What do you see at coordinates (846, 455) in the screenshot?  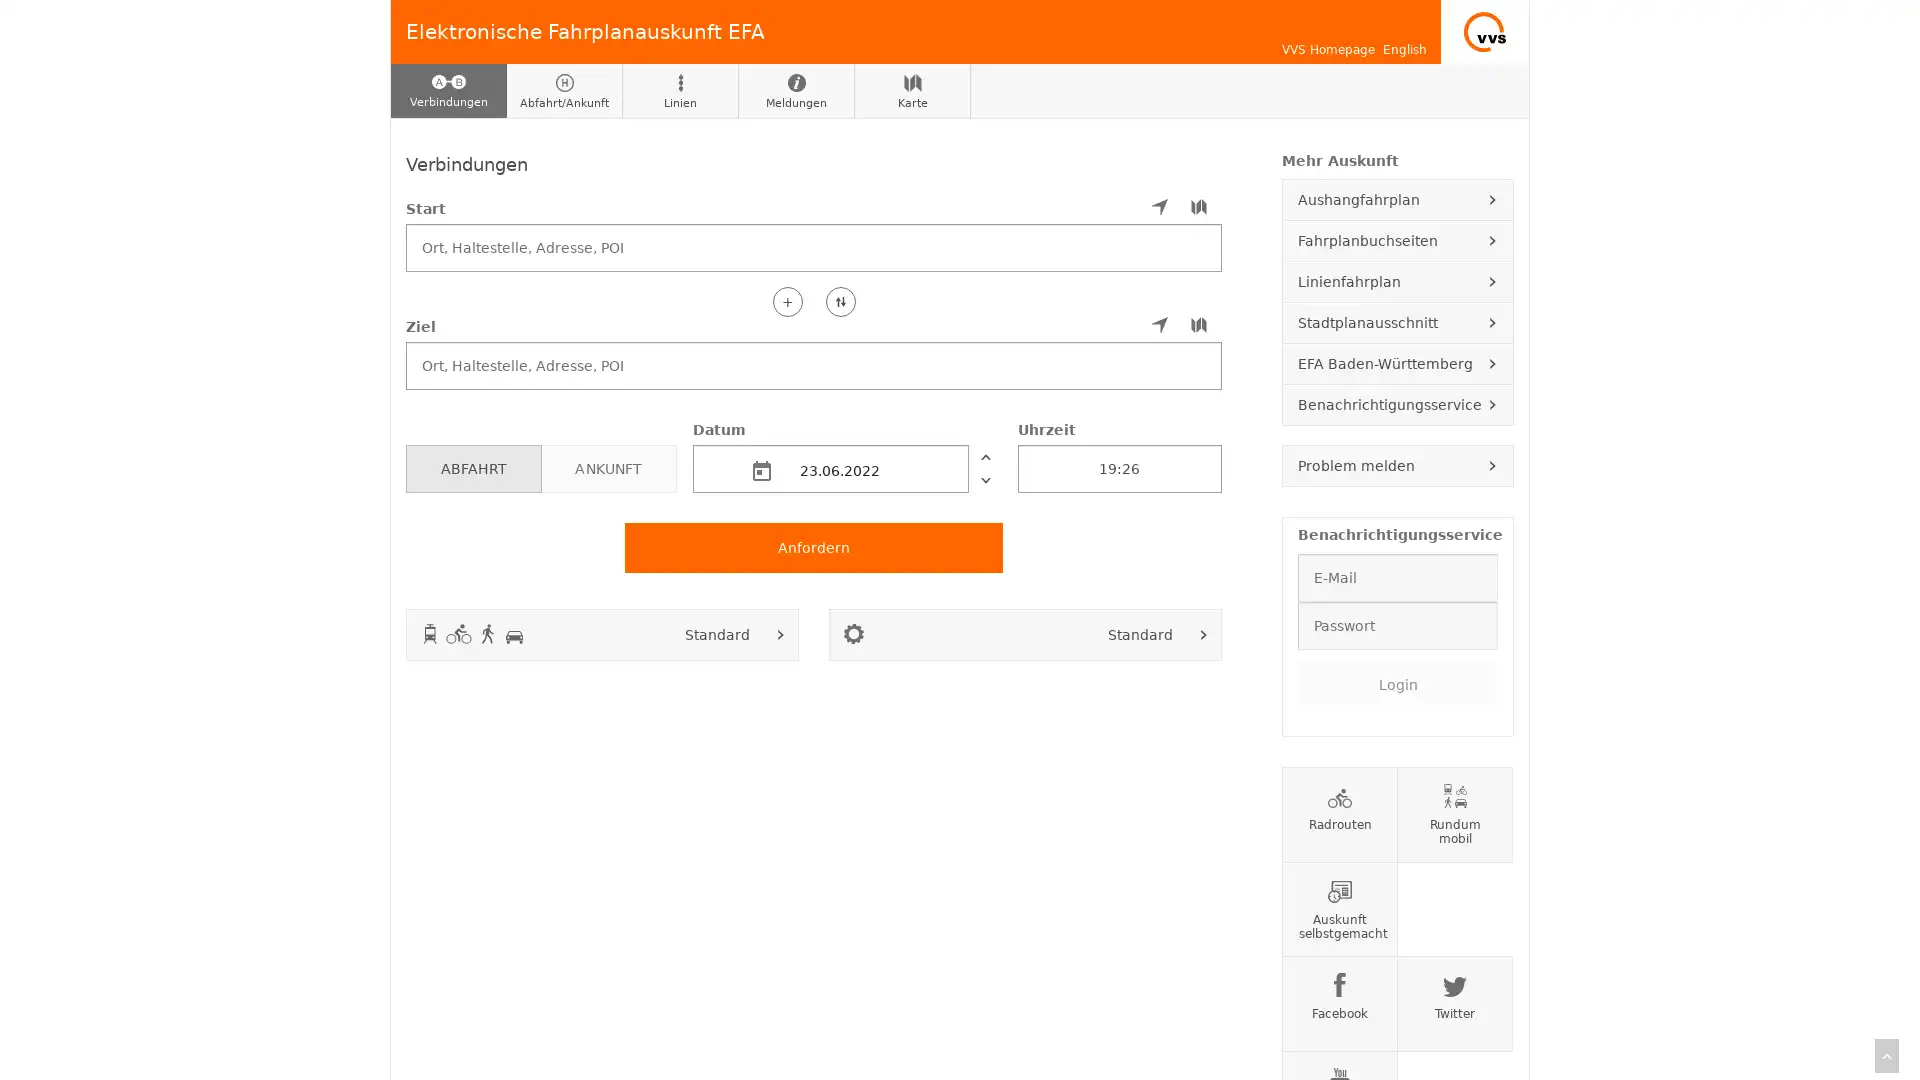 I see `Datum 23.06.2022 vorher nachher` at bounding box center [846, 455].